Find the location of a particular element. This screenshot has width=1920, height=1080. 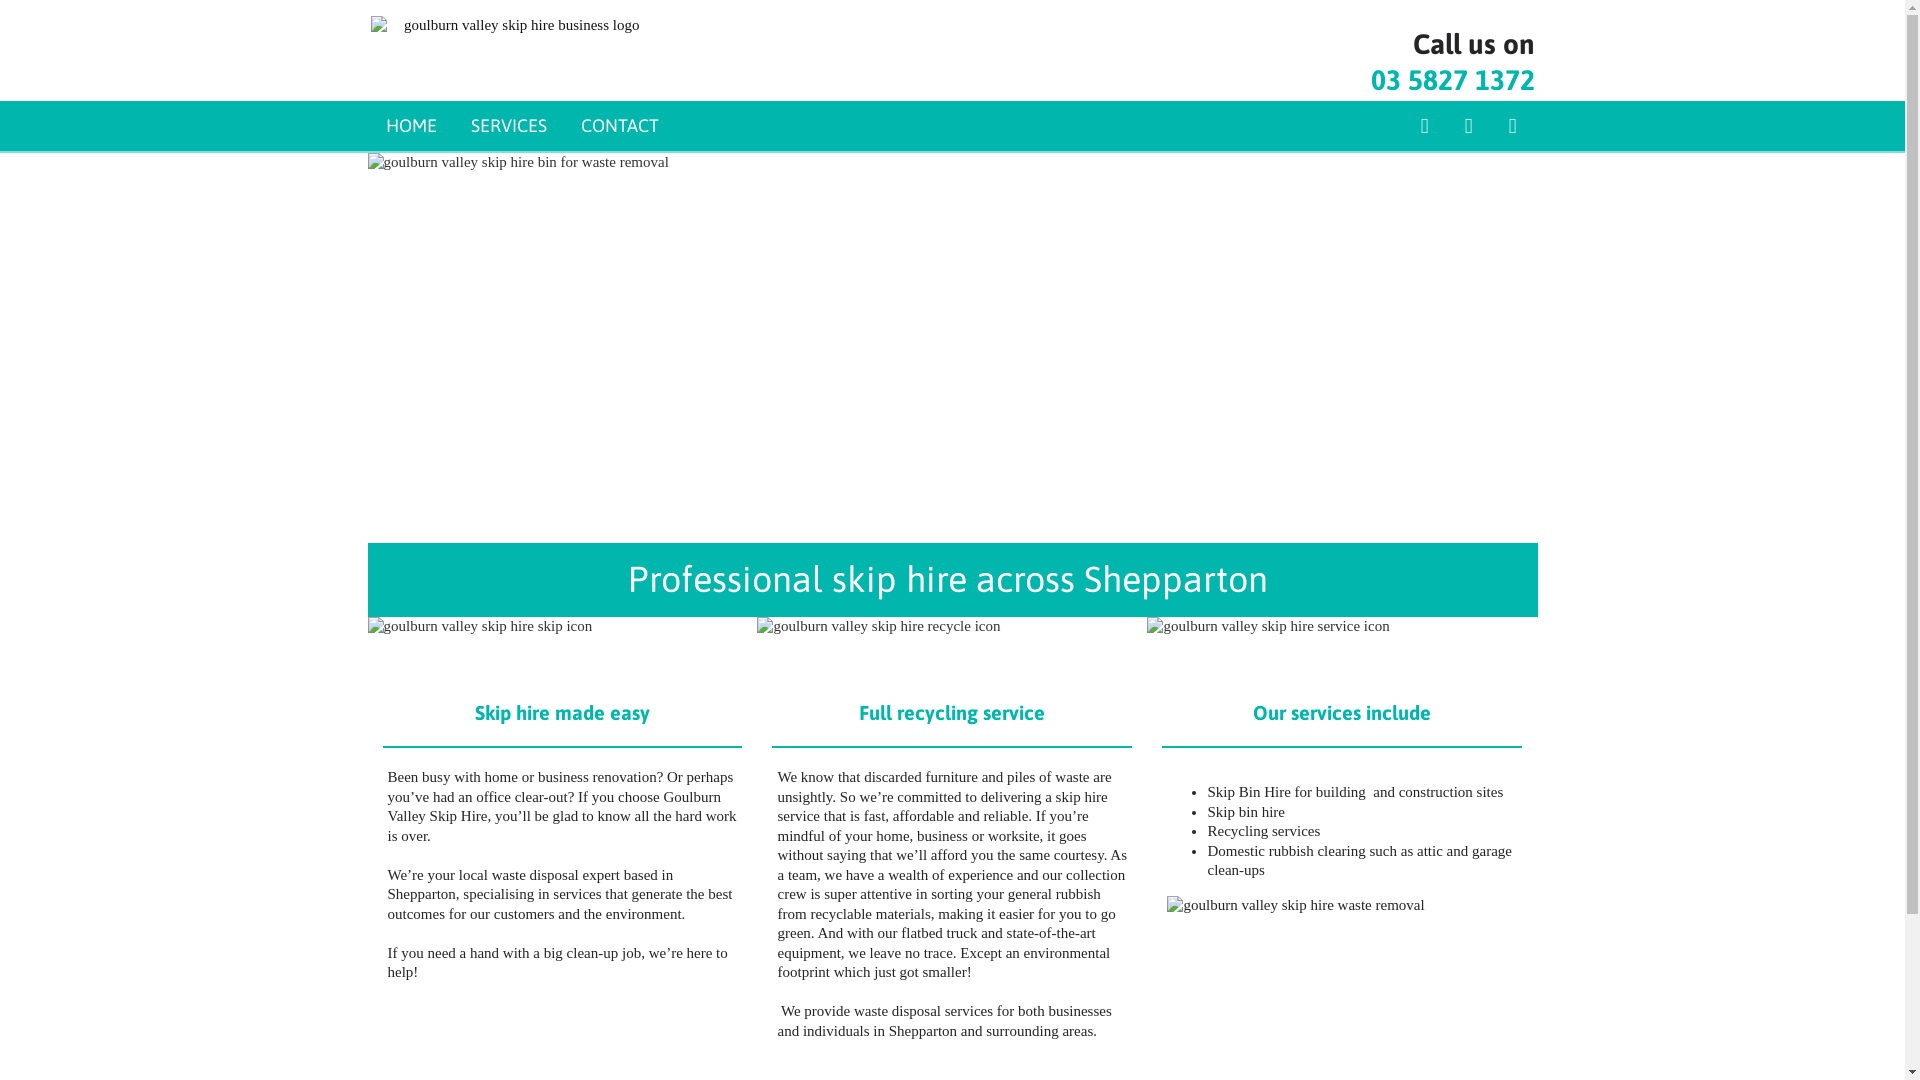

'SERVICES' is located at coordinates (508, 126).